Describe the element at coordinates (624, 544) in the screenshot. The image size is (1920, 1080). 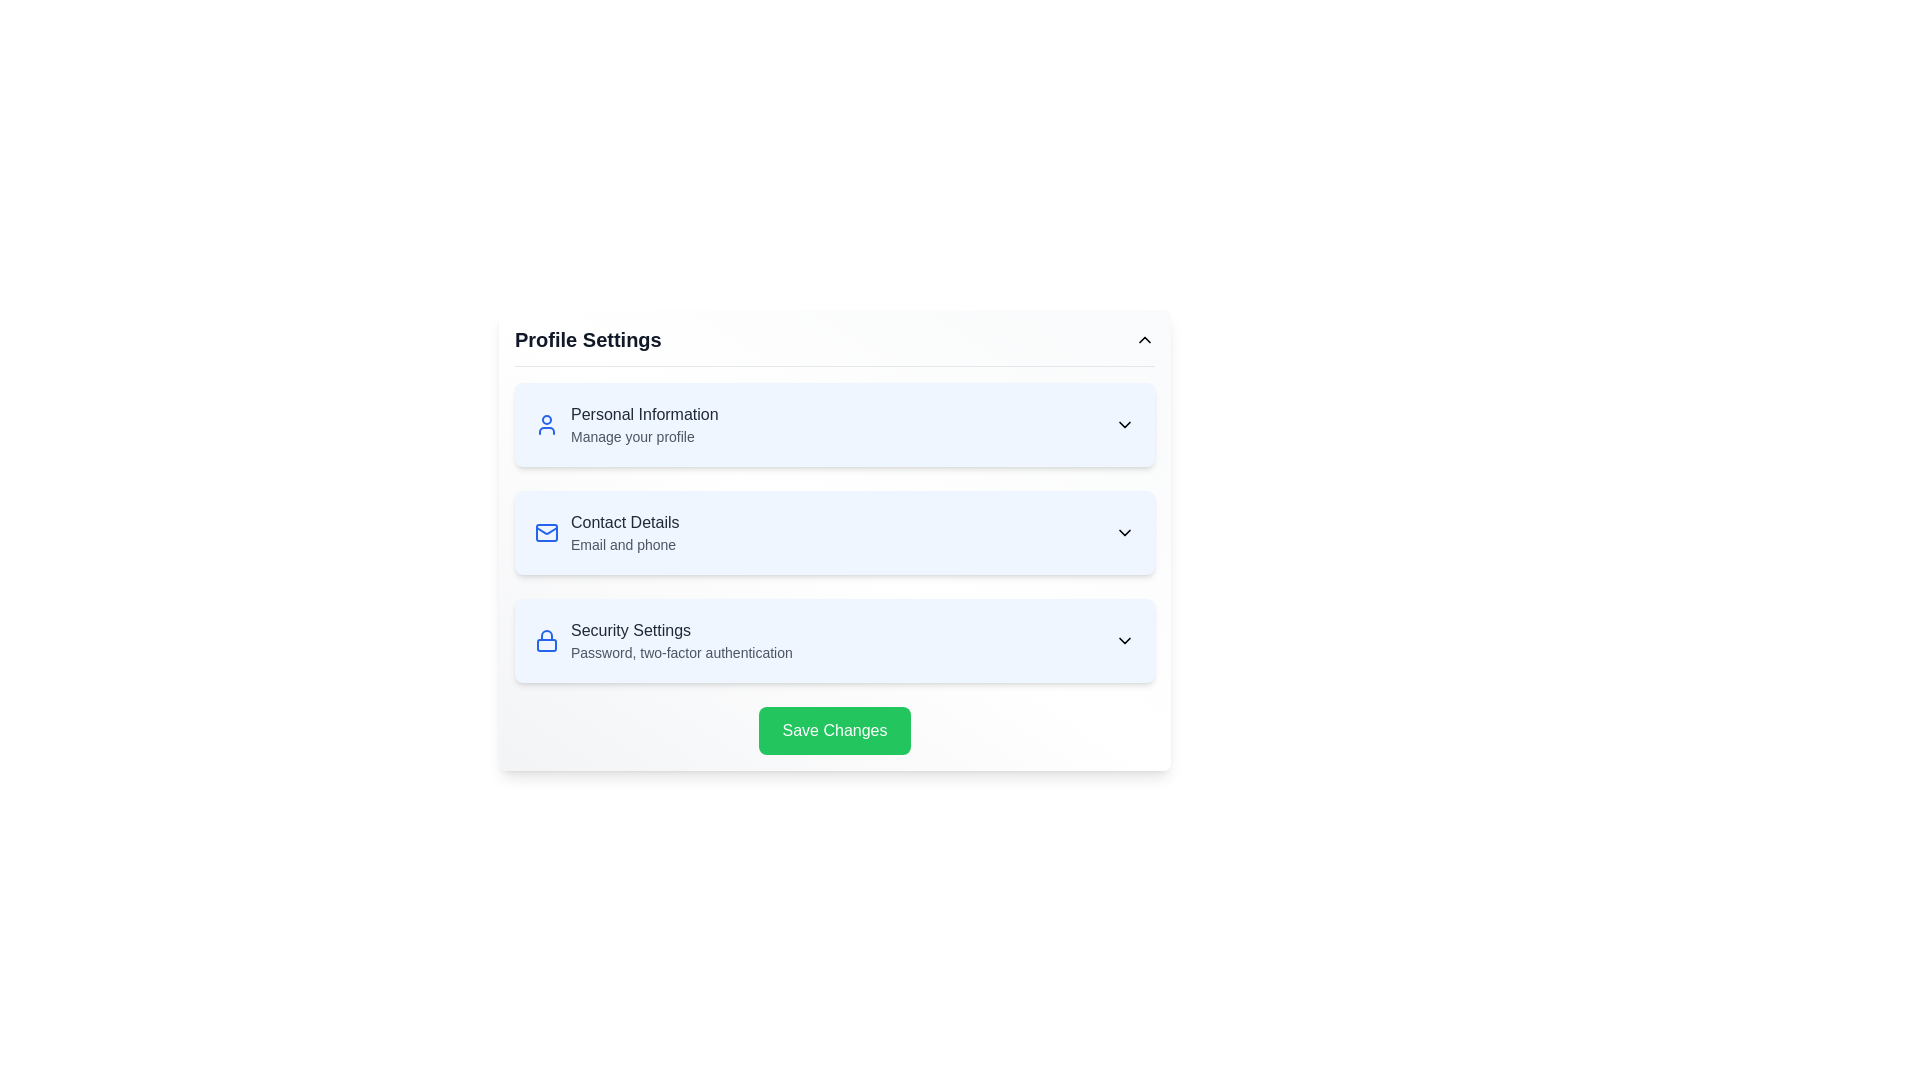
I see `the descriptive text label that provides additional context for the 'Contact Details' section, located below the 'Contact Details' title` at that location.